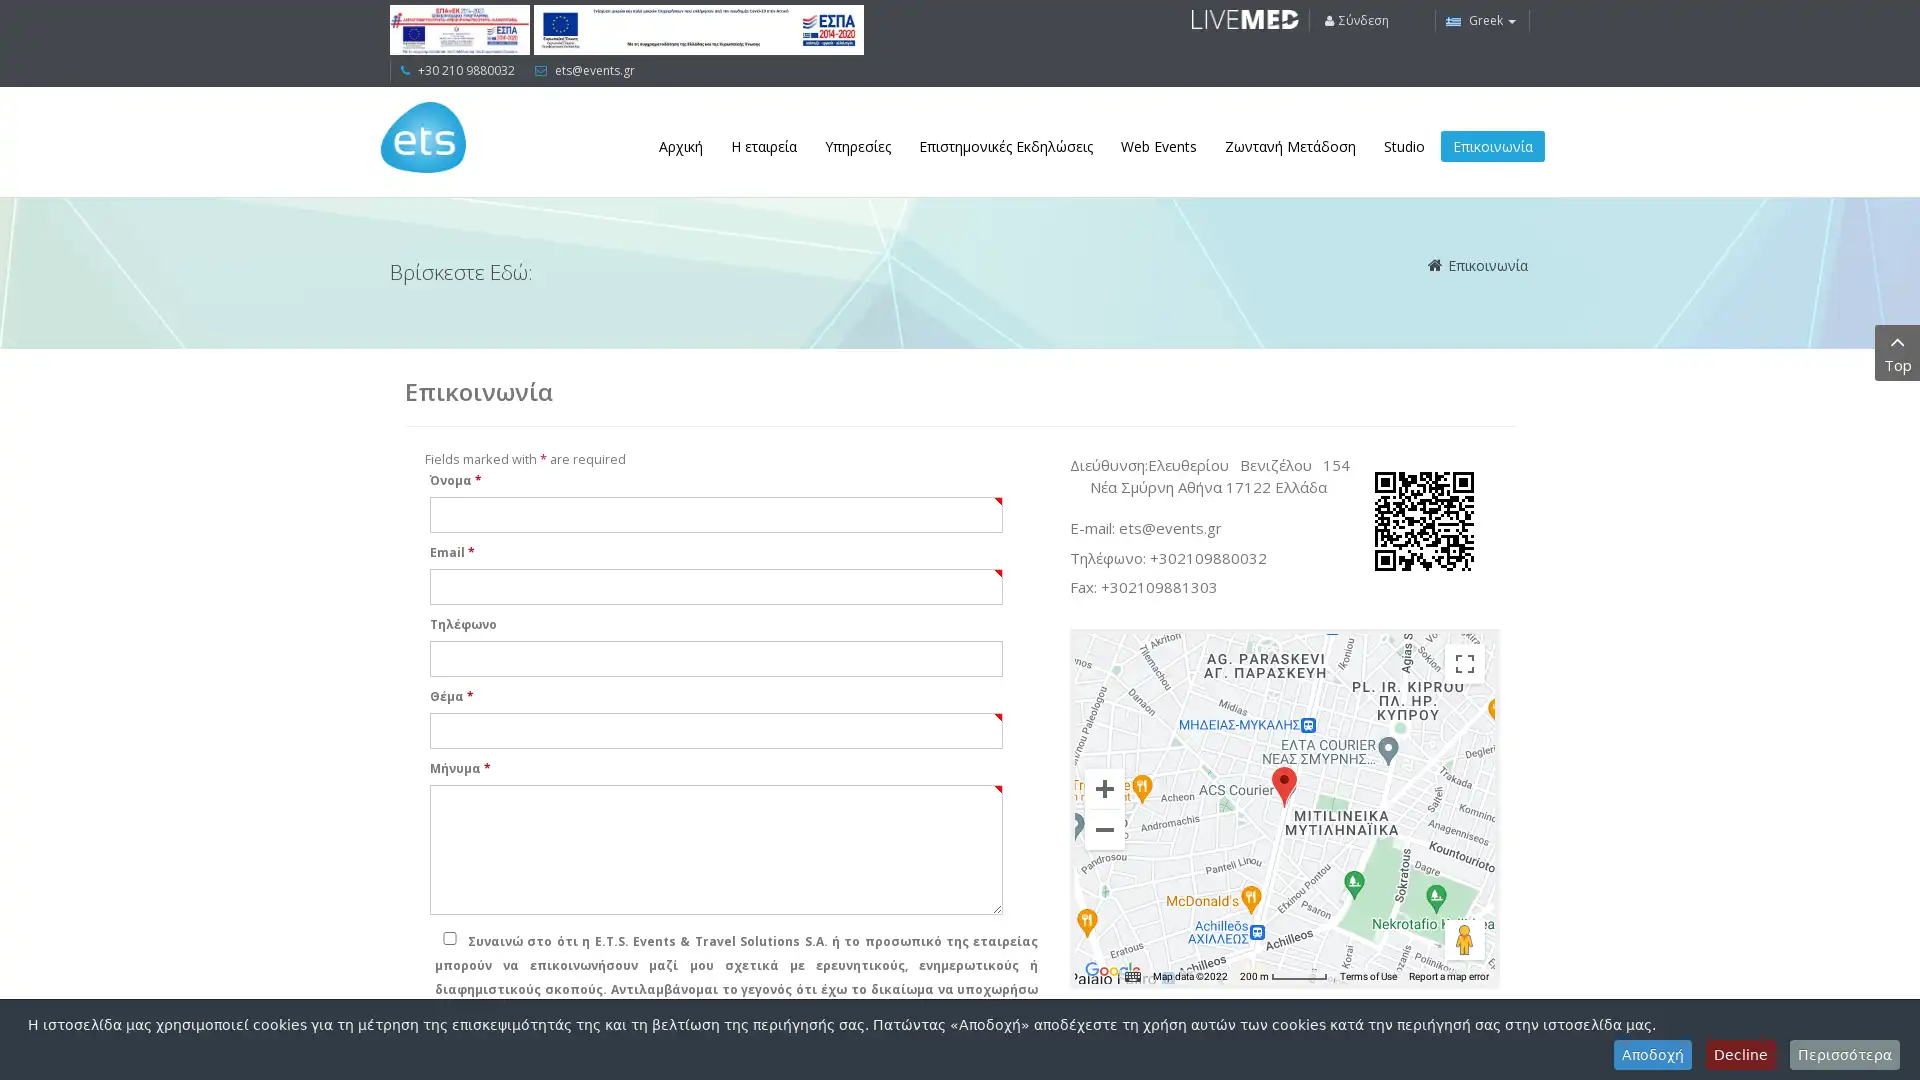 This screenshot has height=1080, width=1920. I want to click on Toggle fullscreen view, so click(1464, 663).